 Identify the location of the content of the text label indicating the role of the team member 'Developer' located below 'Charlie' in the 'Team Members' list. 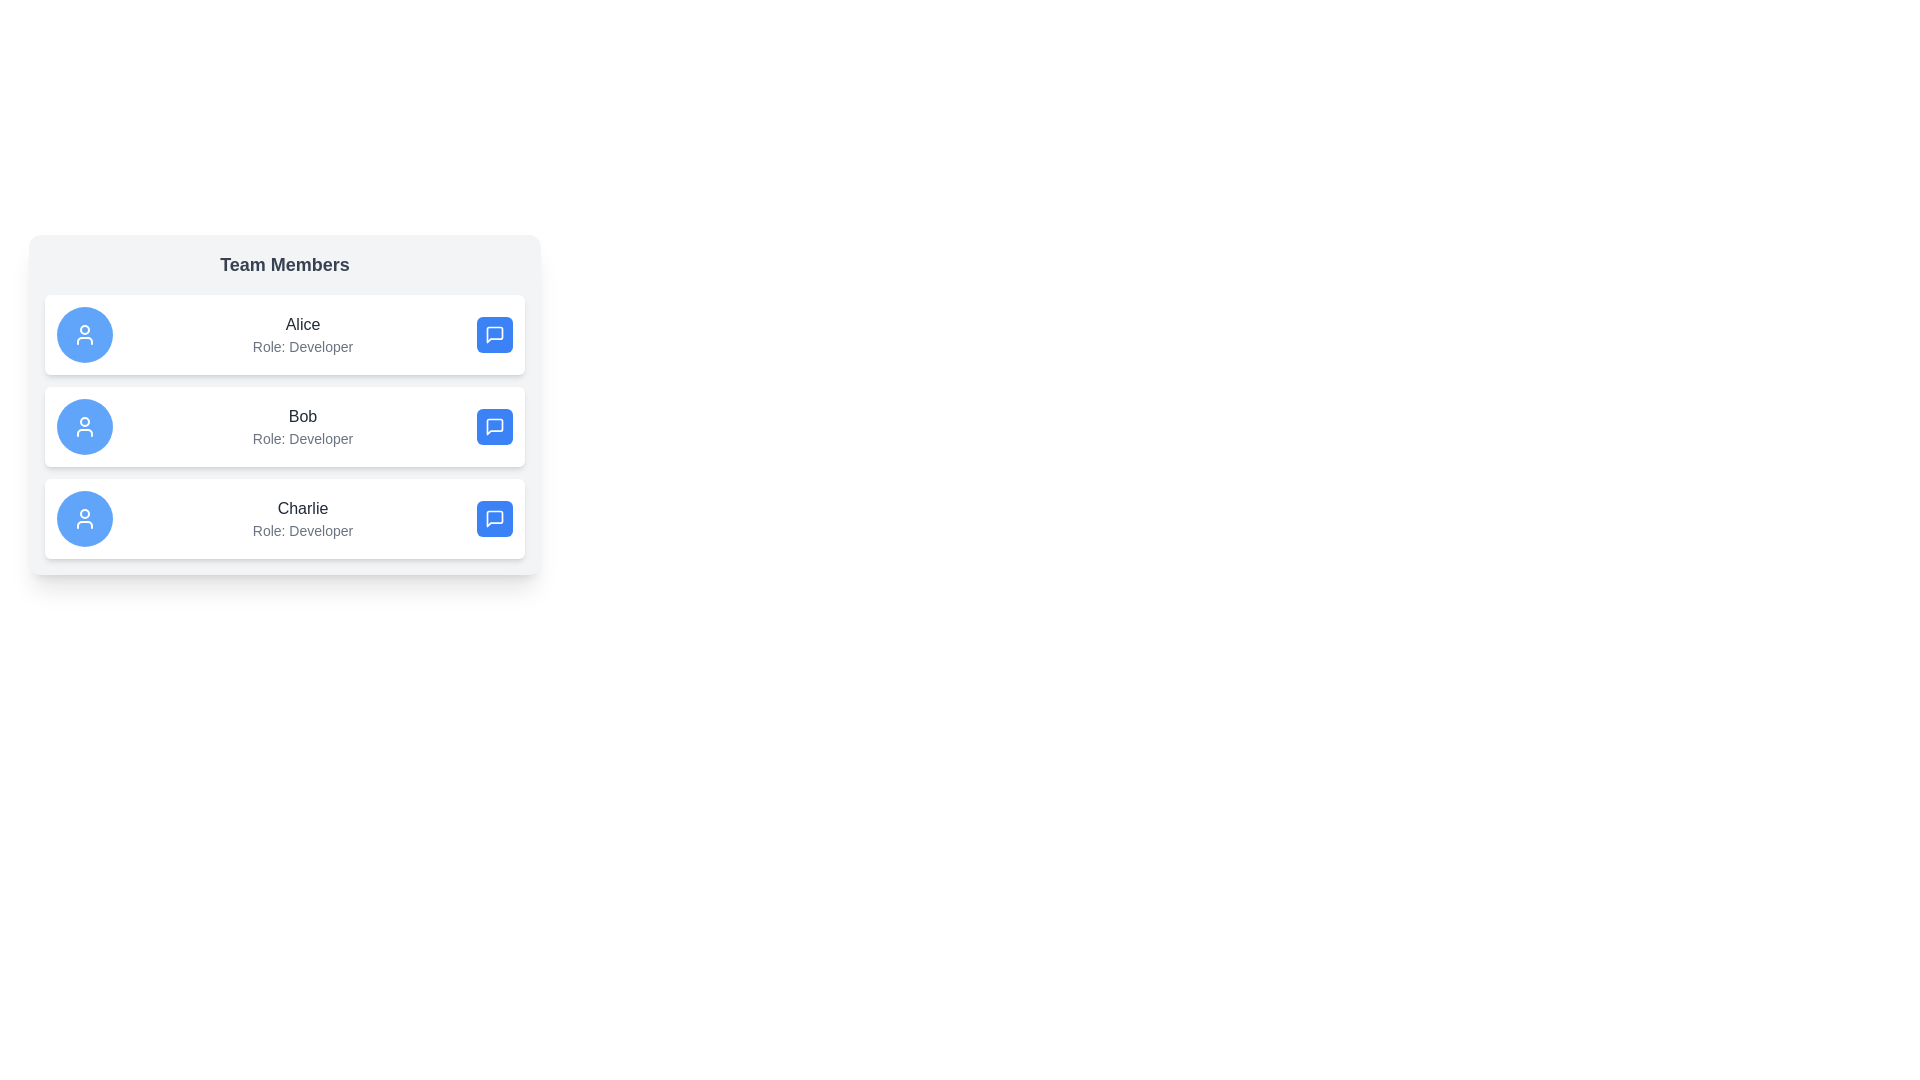
(301, 530).